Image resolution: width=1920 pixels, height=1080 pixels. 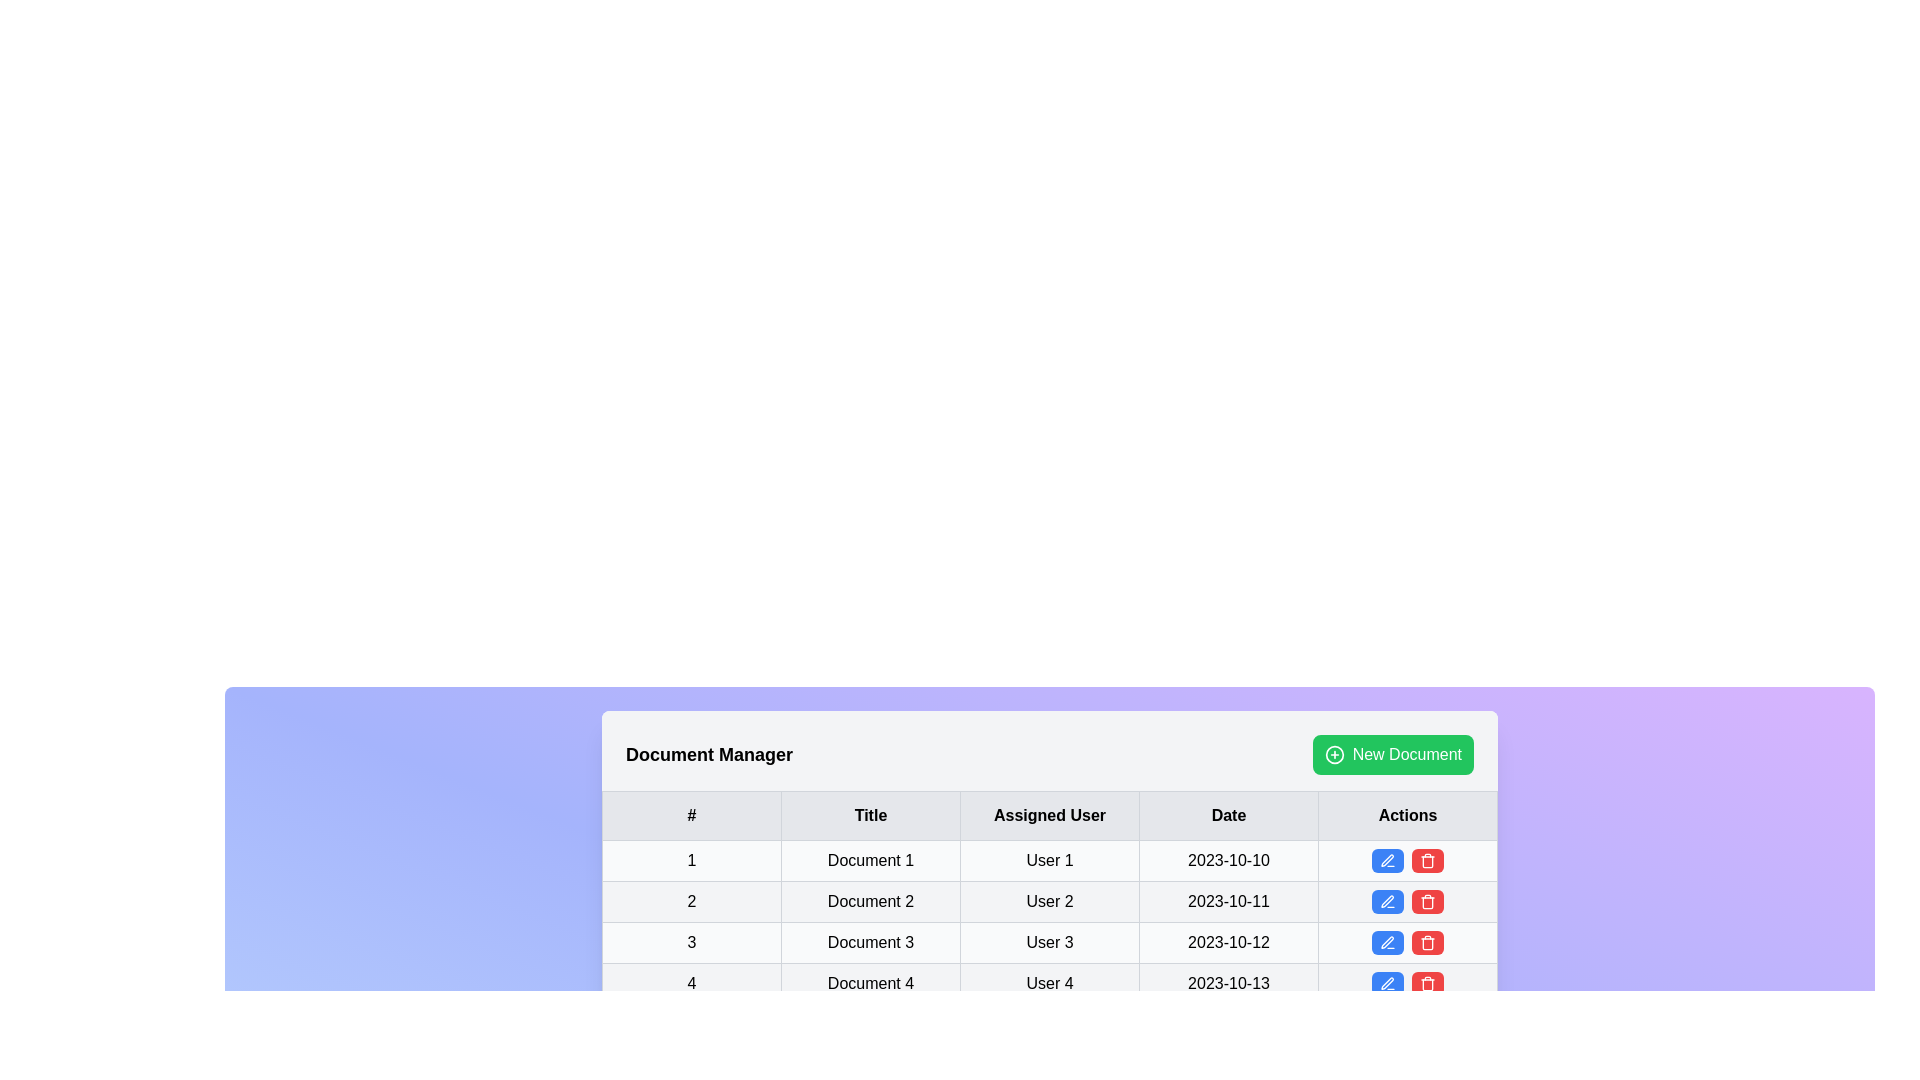 I want to click on the delete button located in the 'Actions' column for 'Document 3', positioned to the right of the blue 'edit' button, so click(x=1427, y=942).